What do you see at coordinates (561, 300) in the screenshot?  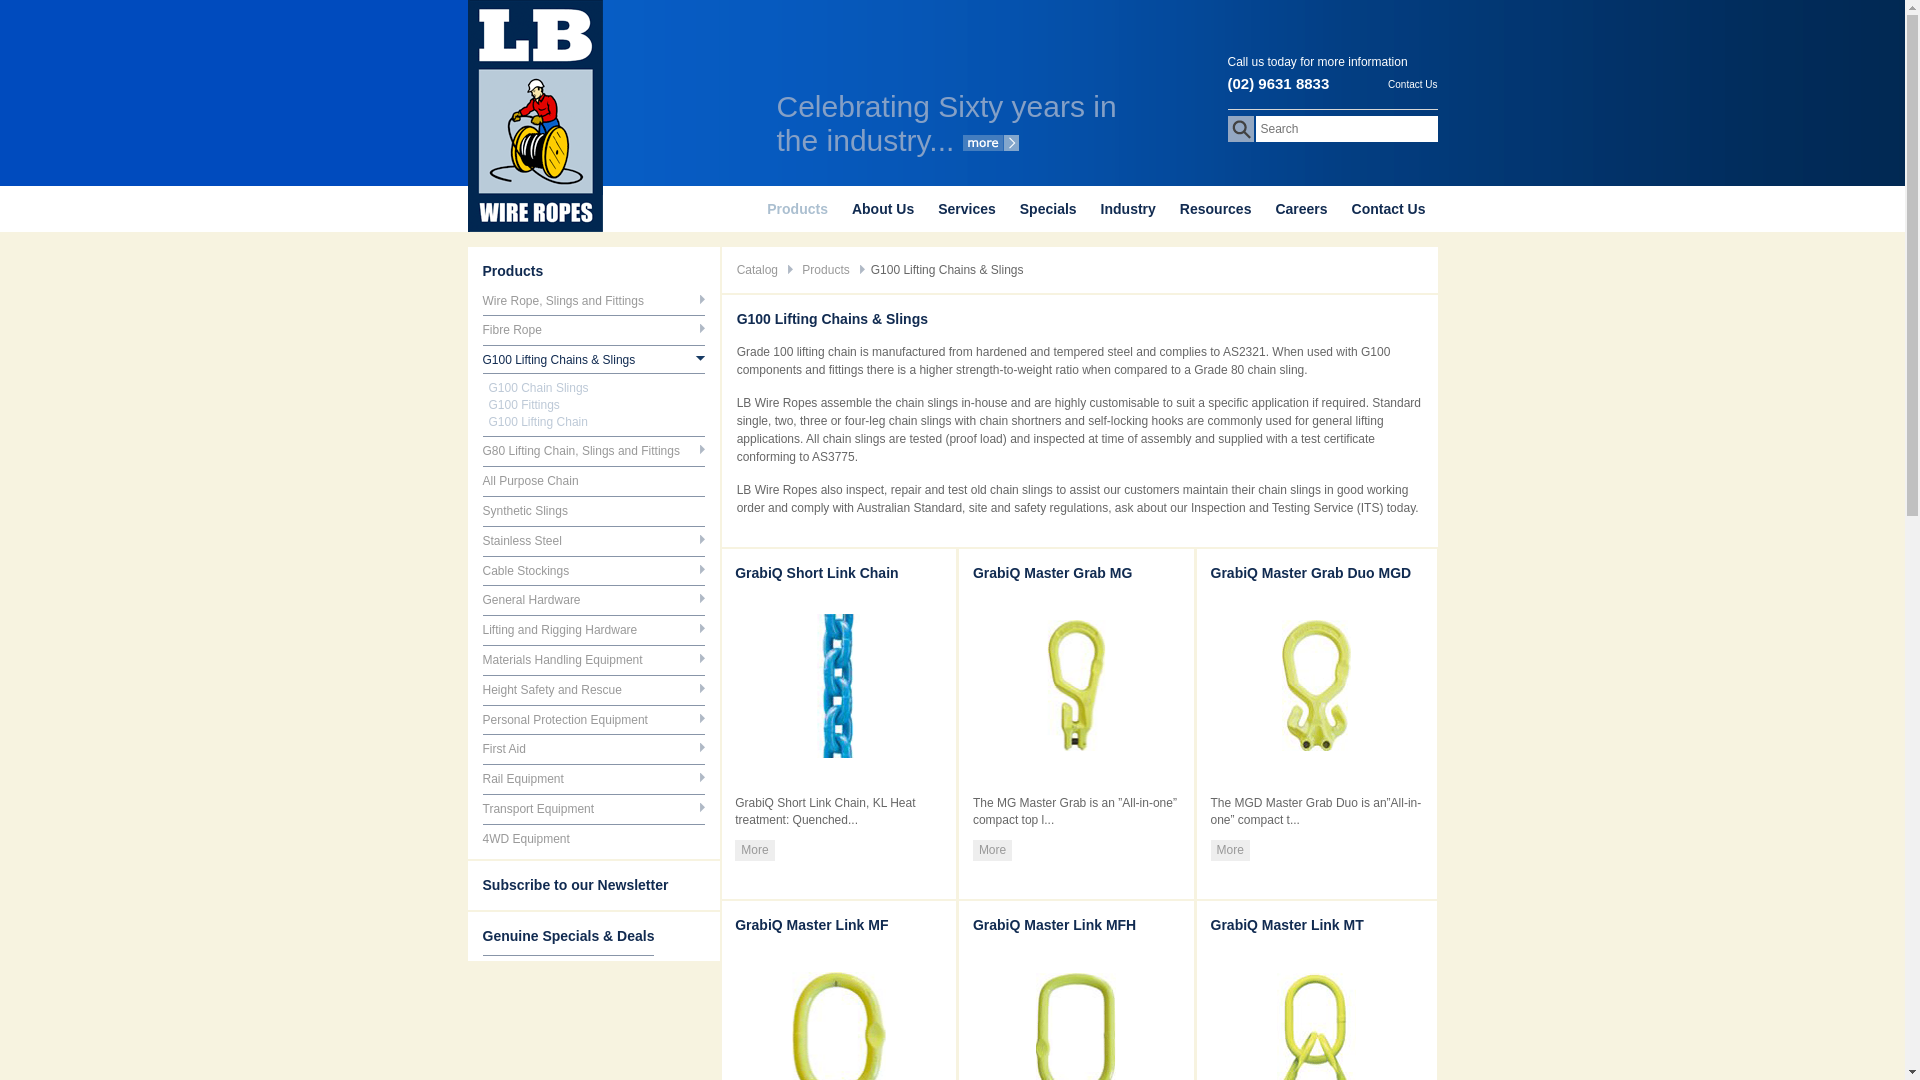 I see `'Wire Rope, Slings and Fittings'` at bounding box center [561, 300].